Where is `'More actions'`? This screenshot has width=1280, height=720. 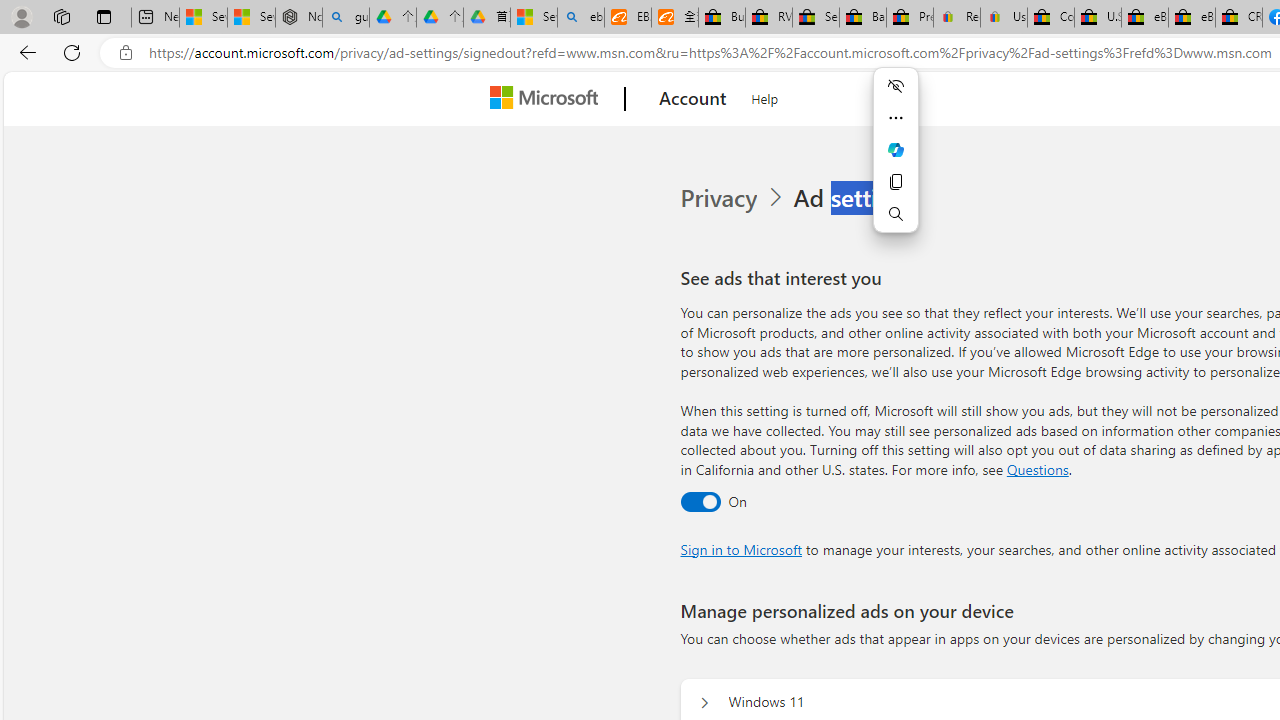 'More actions' is located at coordinates (895, 118).